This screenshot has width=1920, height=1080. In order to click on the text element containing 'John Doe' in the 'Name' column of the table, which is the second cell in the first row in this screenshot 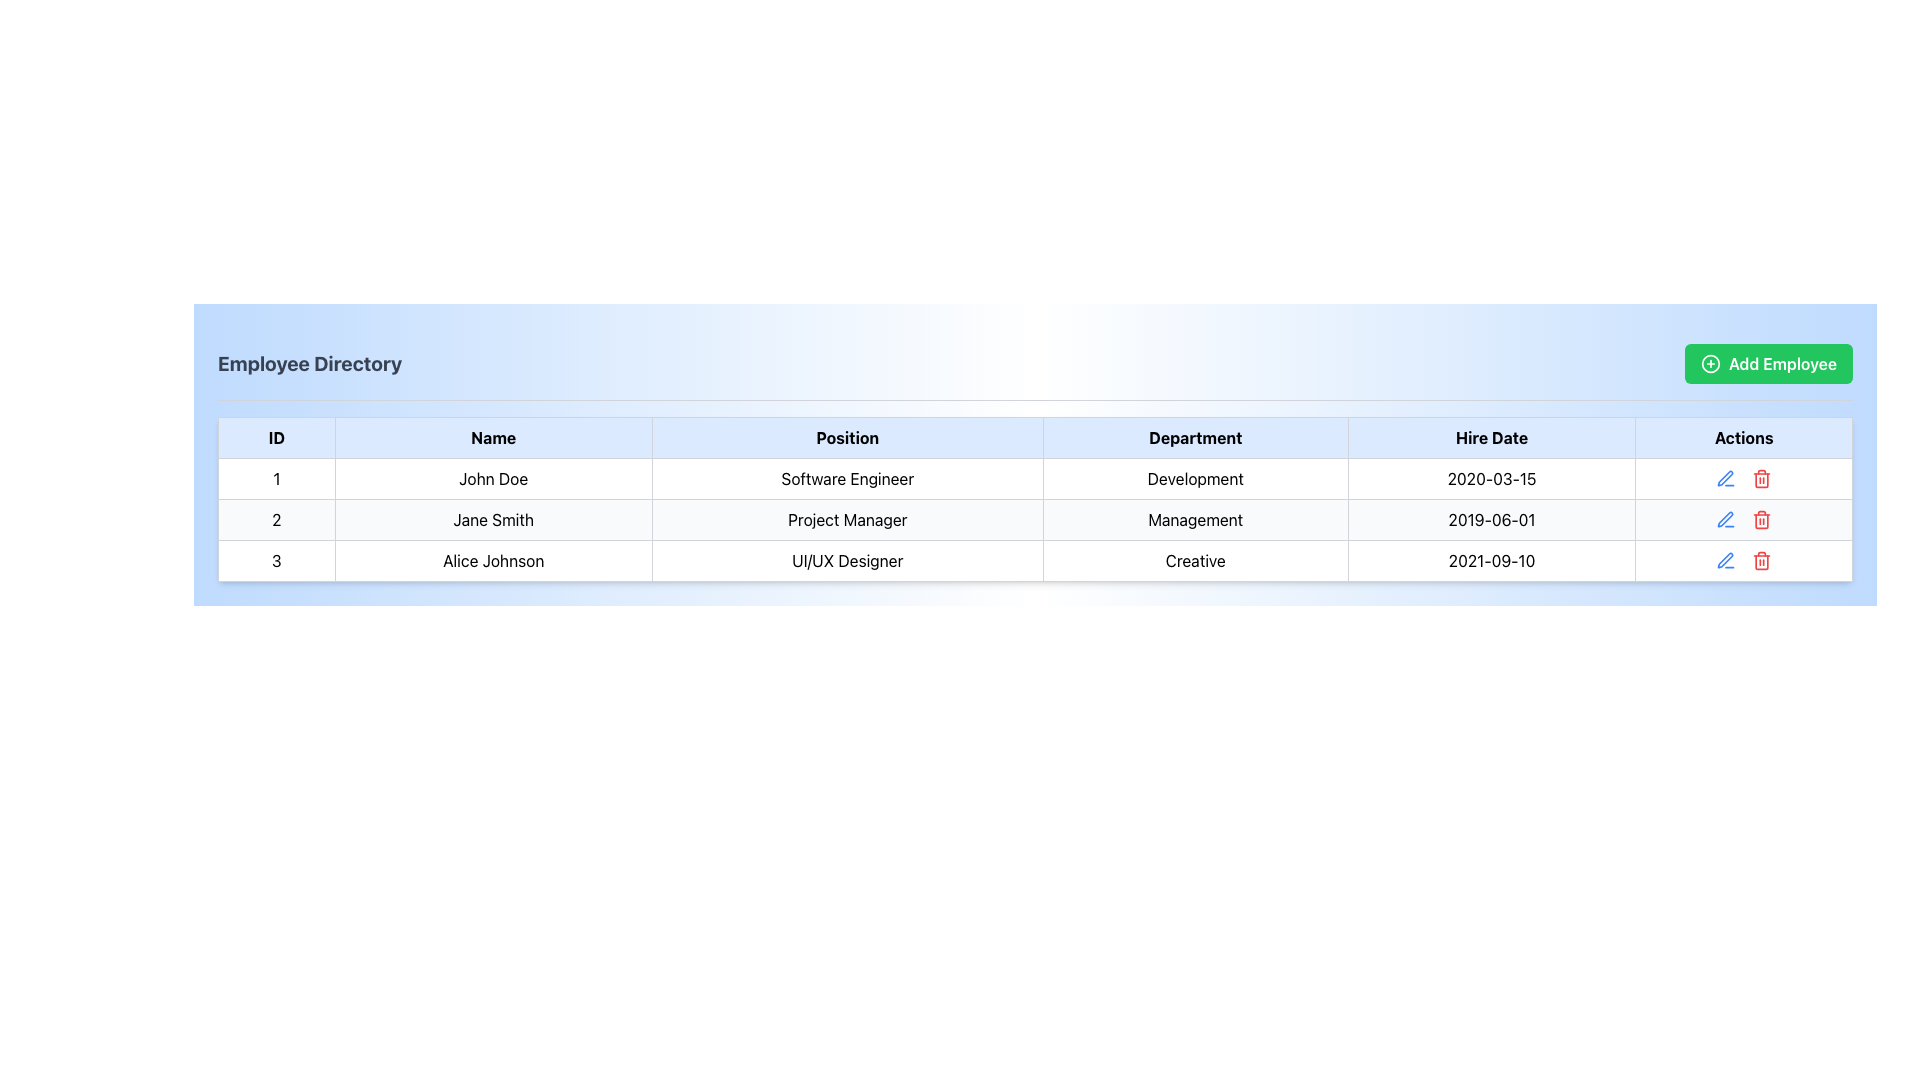, I will do `click(493, 478)`.